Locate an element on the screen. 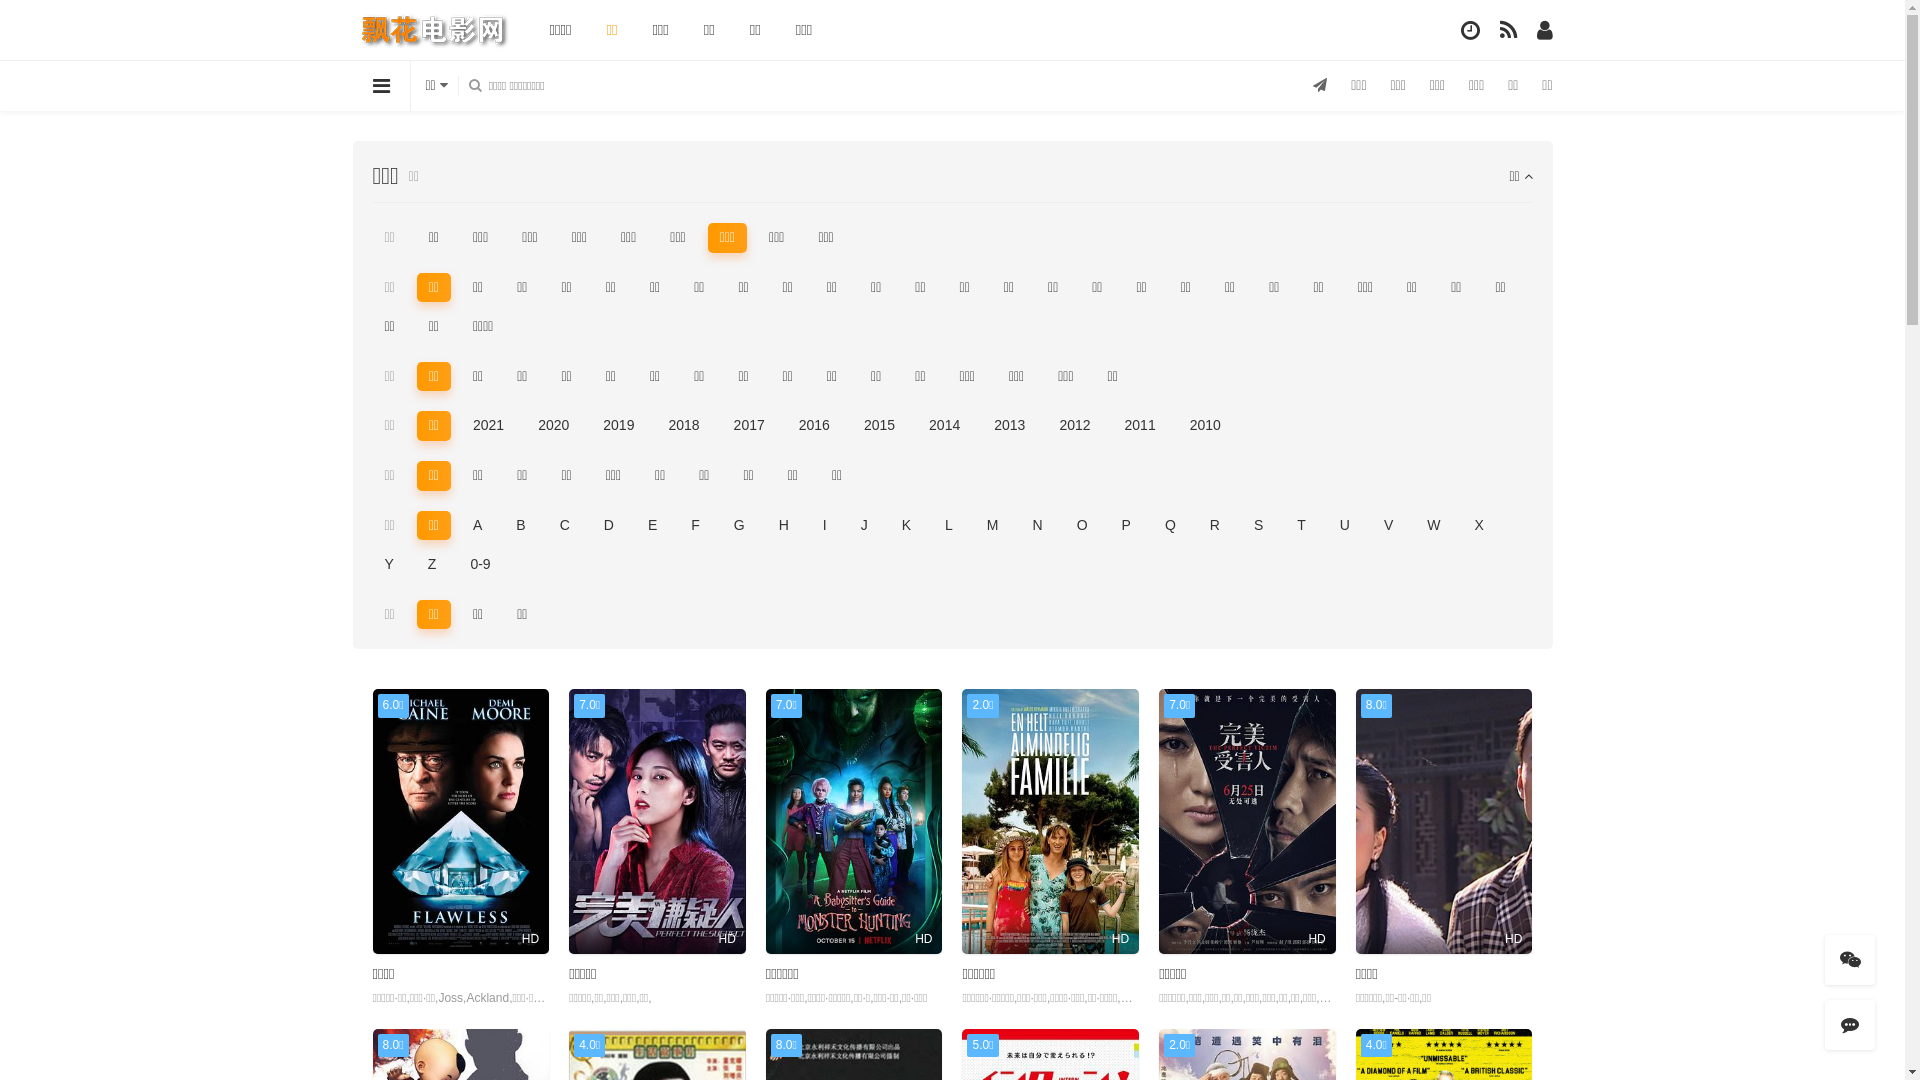 The height and width of the screenshot is (1080, 1920). '2014' is located at coordinates (943, 424).